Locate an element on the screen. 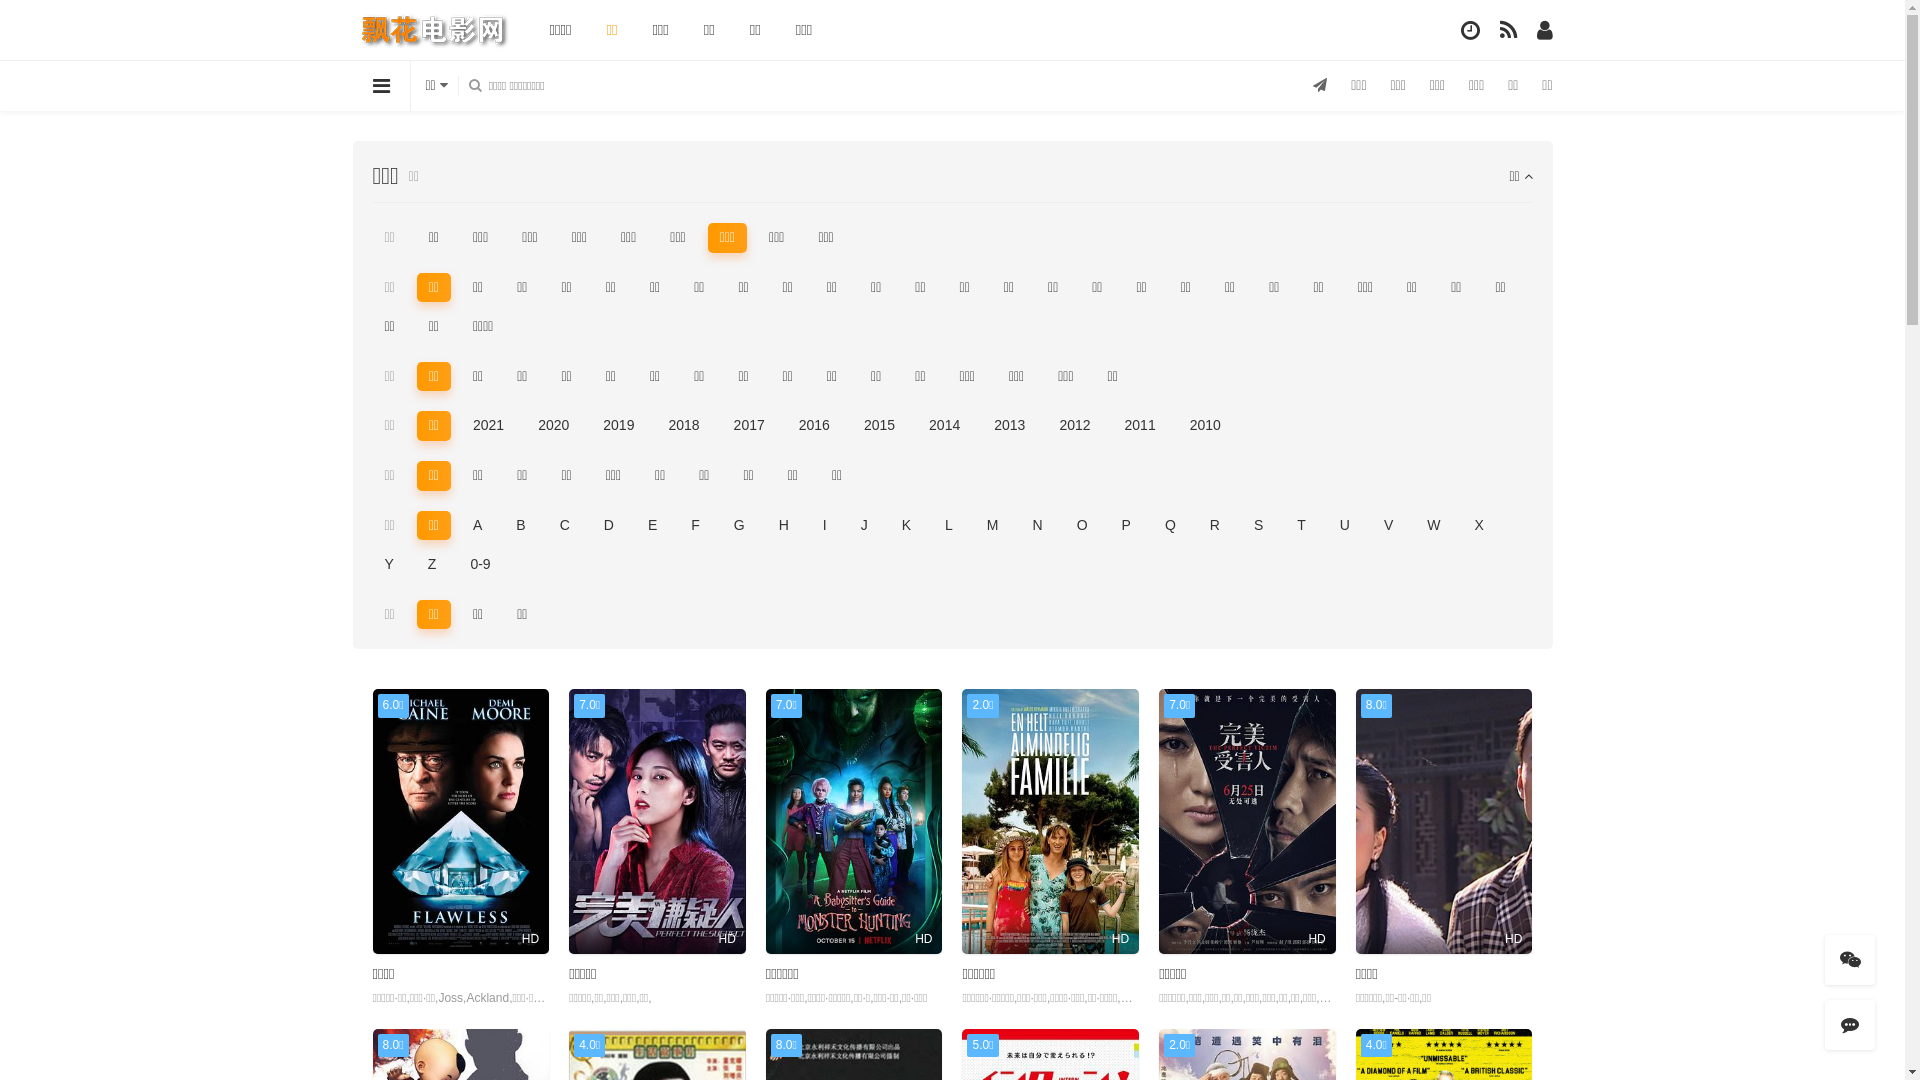 The height and width of the screenshot is (1080, 1920). '2014' is located at coordinates (943, 424).